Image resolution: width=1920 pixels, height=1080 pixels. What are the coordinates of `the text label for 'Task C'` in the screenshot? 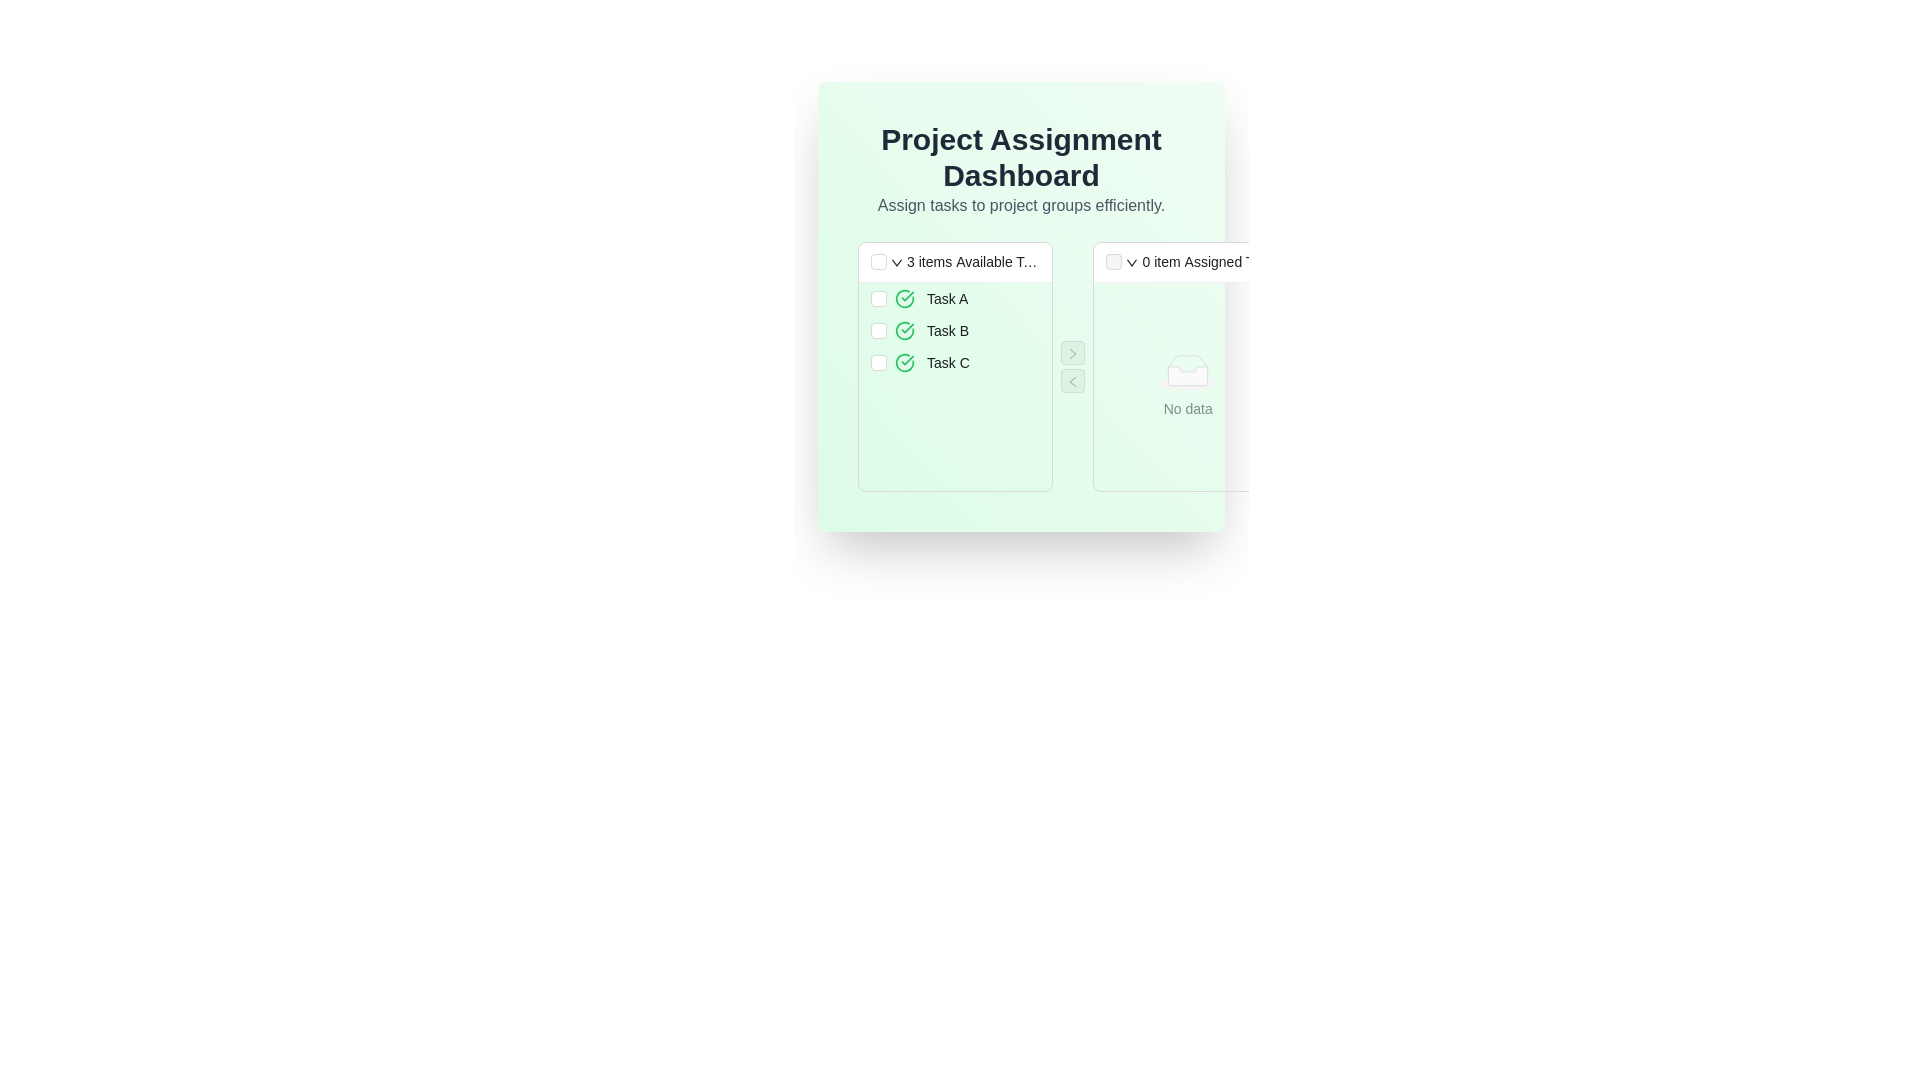 It's located at (947, 362).